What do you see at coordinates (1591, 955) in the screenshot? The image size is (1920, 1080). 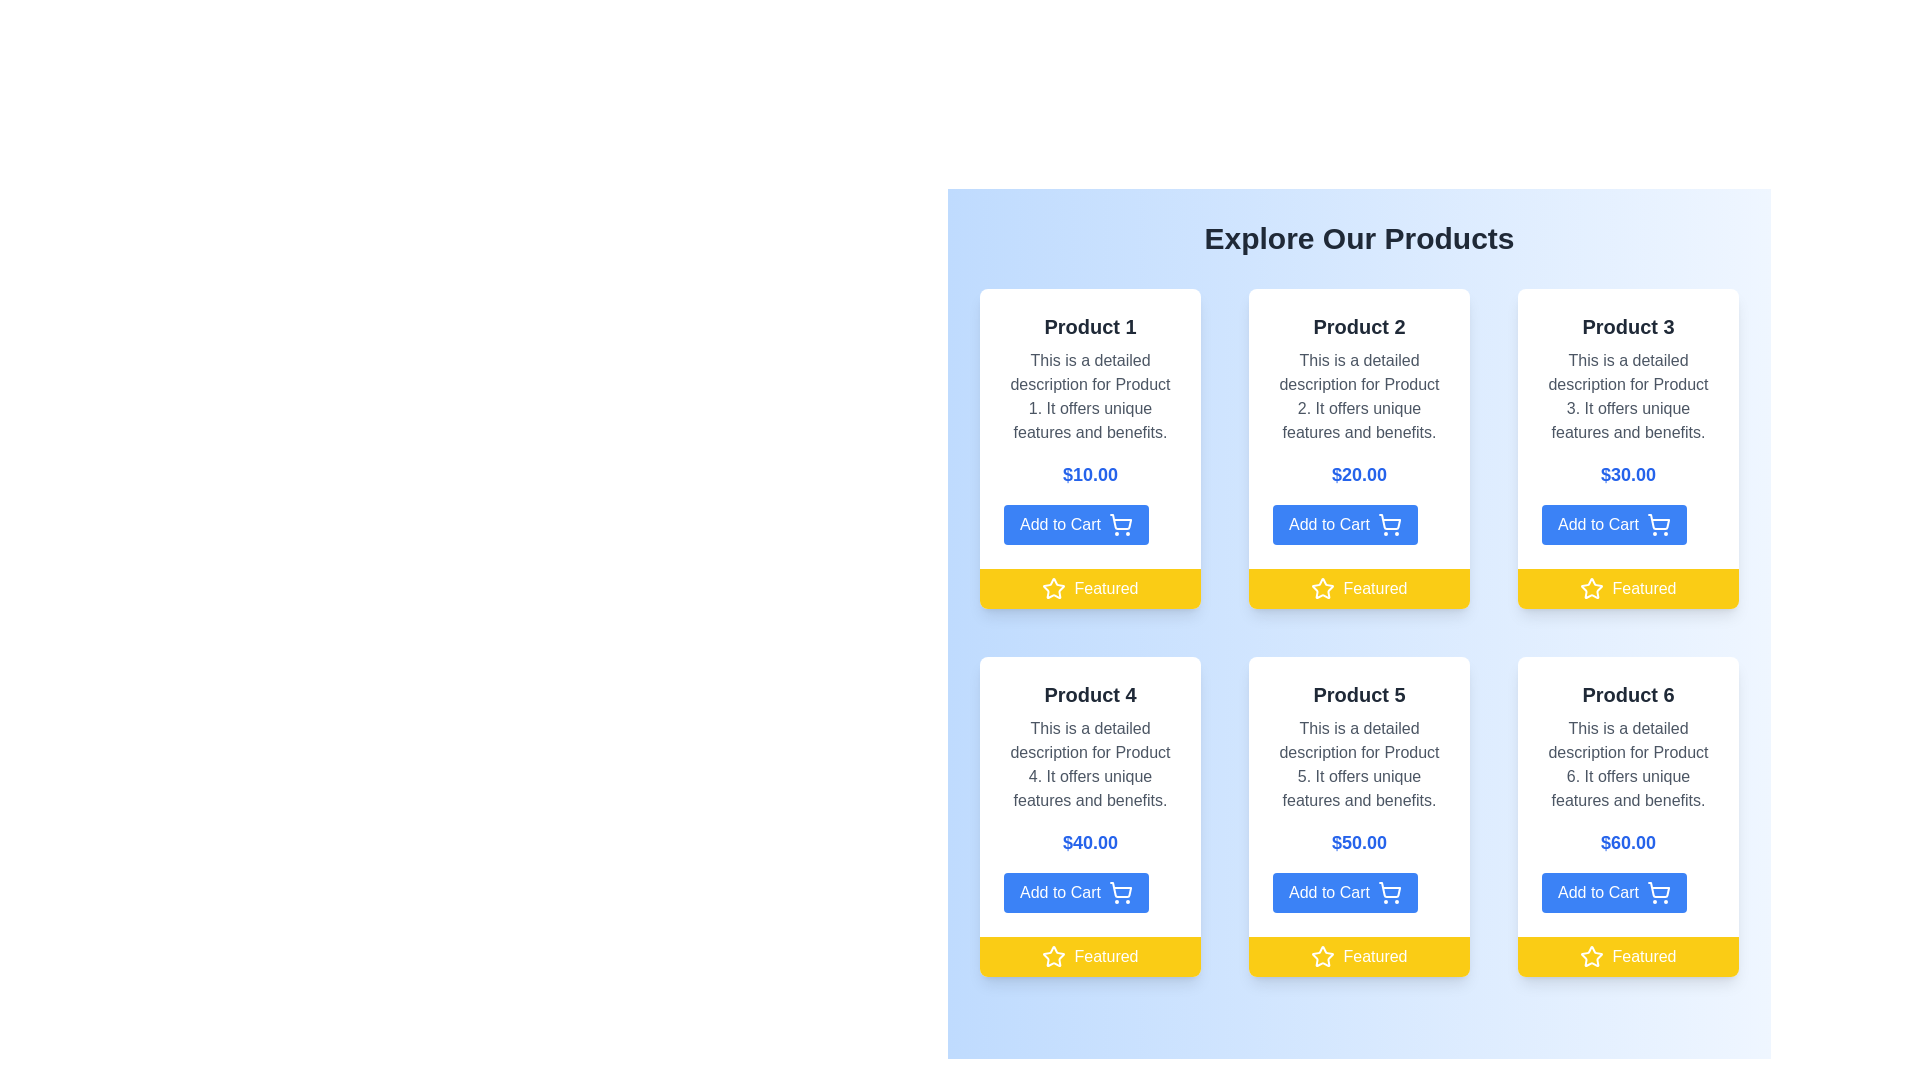 I see `the star icon with a black border and rounded edges, located on a yellow rectangular background, in the bottom right corner of the 'Product 6' card, which is part of the 'Featured' label` at bounding box center [1591, 955].